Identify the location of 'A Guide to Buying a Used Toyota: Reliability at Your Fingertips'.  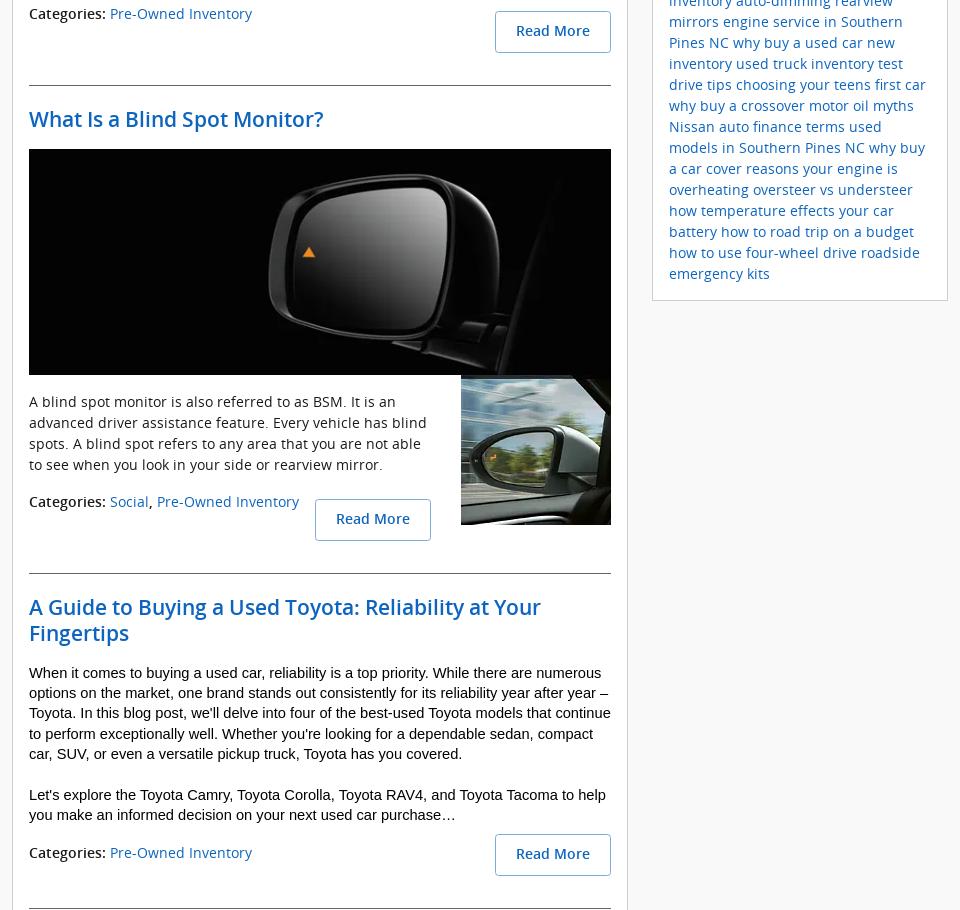
(284, 619).